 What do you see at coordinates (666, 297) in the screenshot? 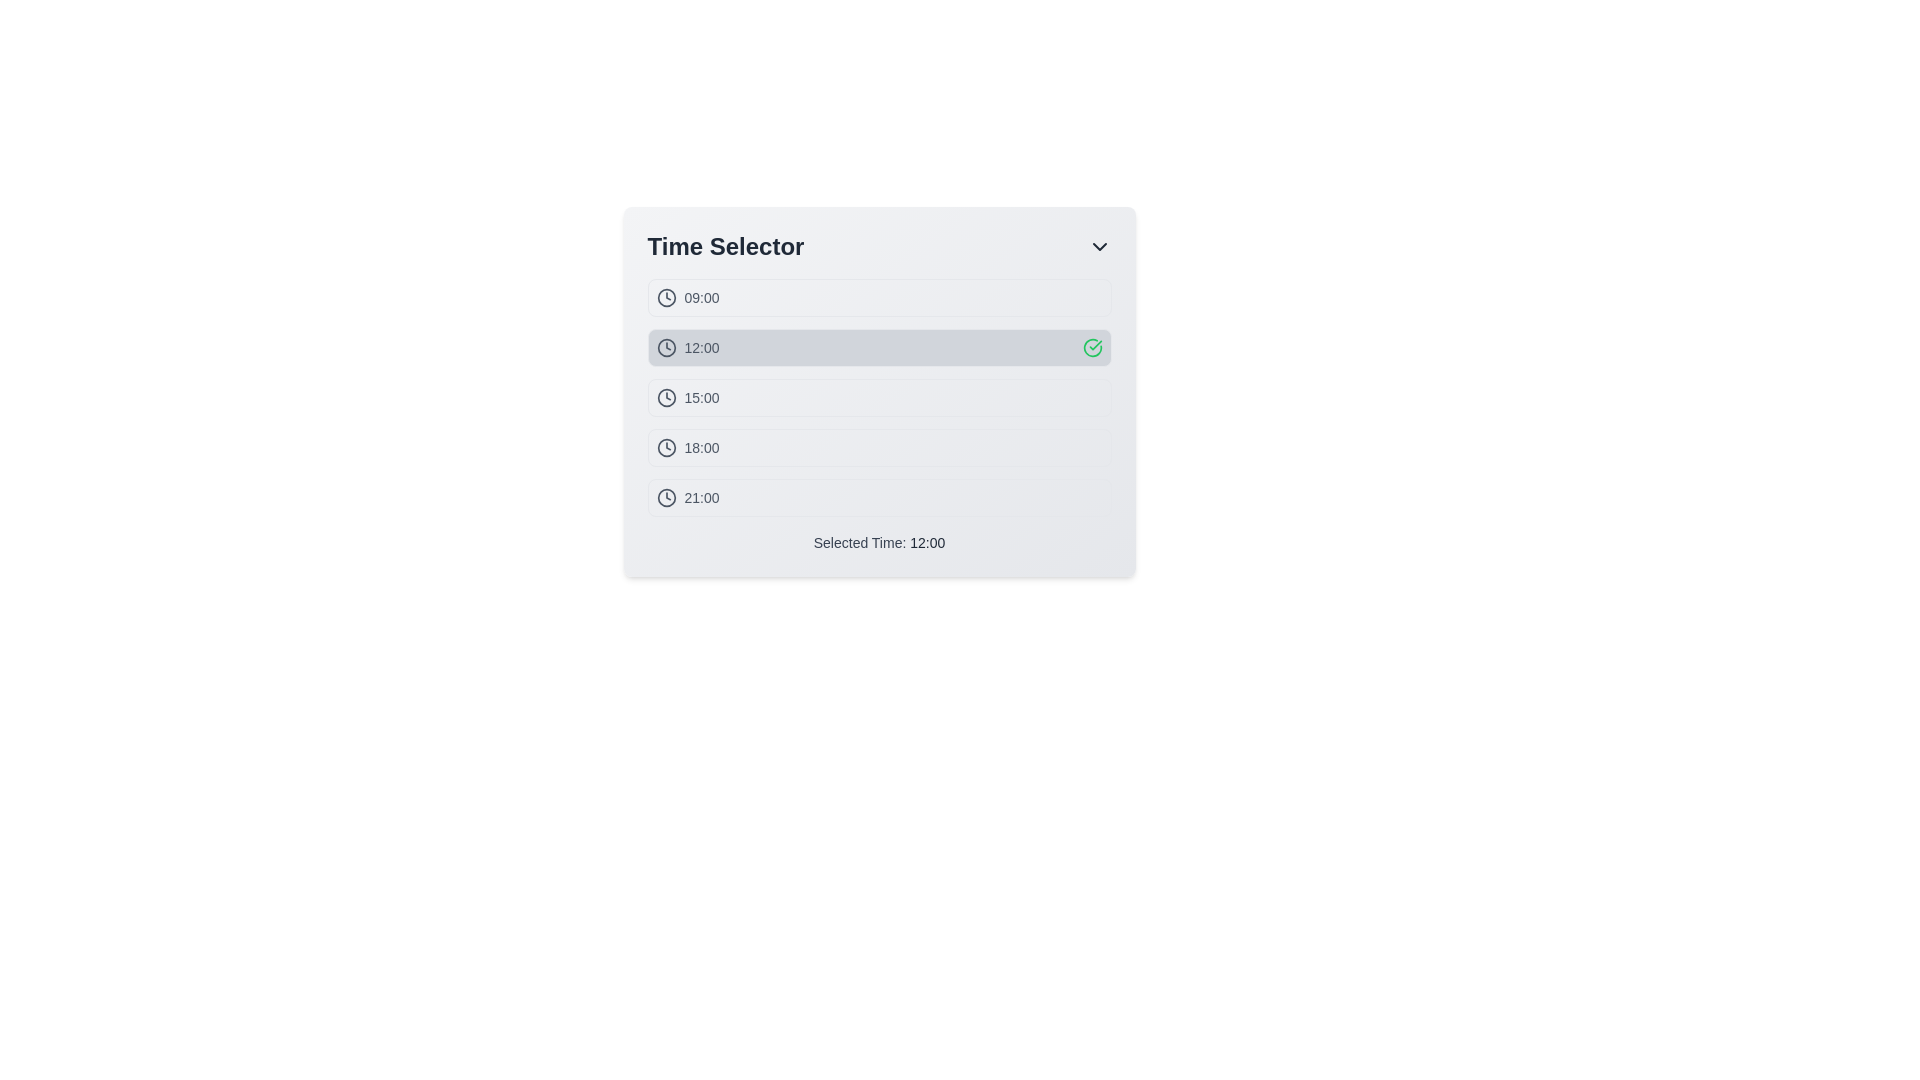
I see `the clock icon that visually represents the time option '09:00', located to the left of the text '09:00' in the time selection interface` at bounding box center [666, 297].